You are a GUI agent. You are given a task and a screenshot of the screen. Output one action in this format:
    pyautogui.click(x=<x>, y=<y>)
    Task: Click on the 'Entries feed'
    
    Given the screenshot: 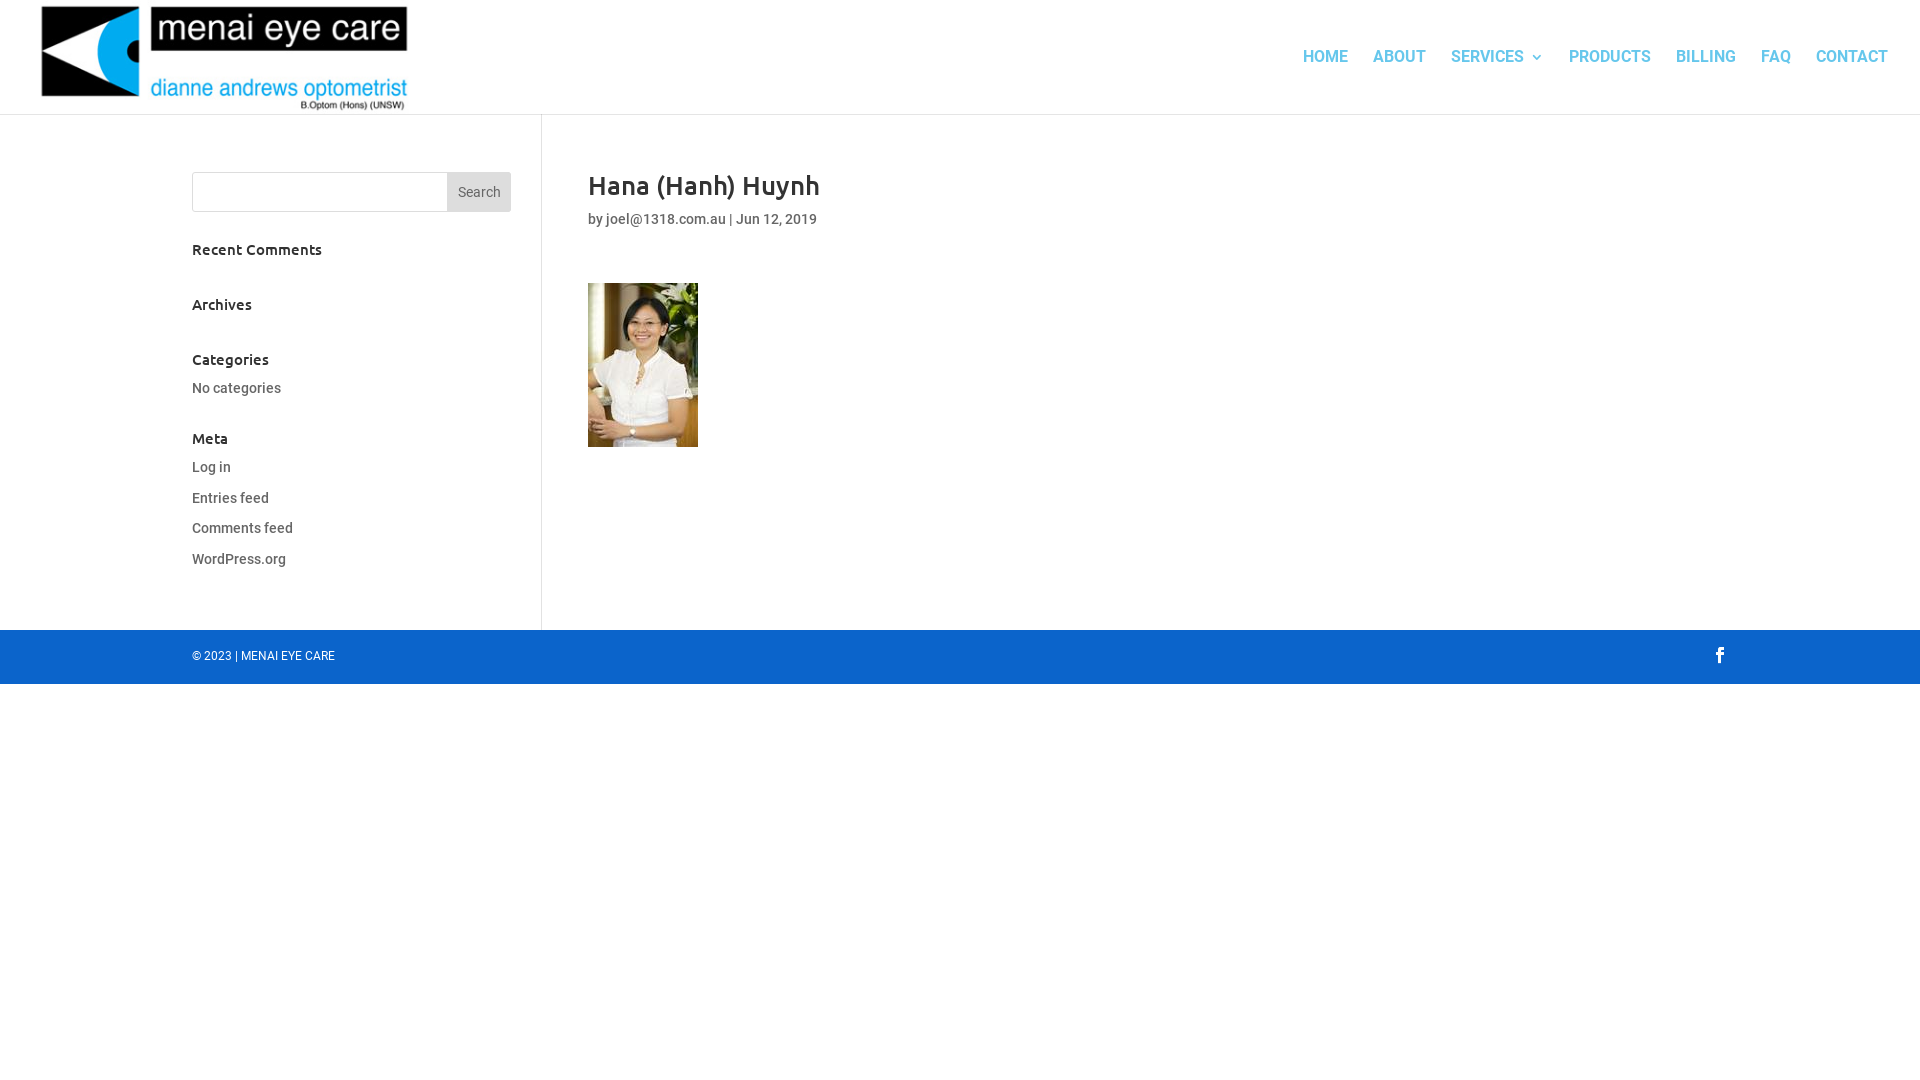 What is the action you would take?
    pyautogui.click(x=192, y=496)
    